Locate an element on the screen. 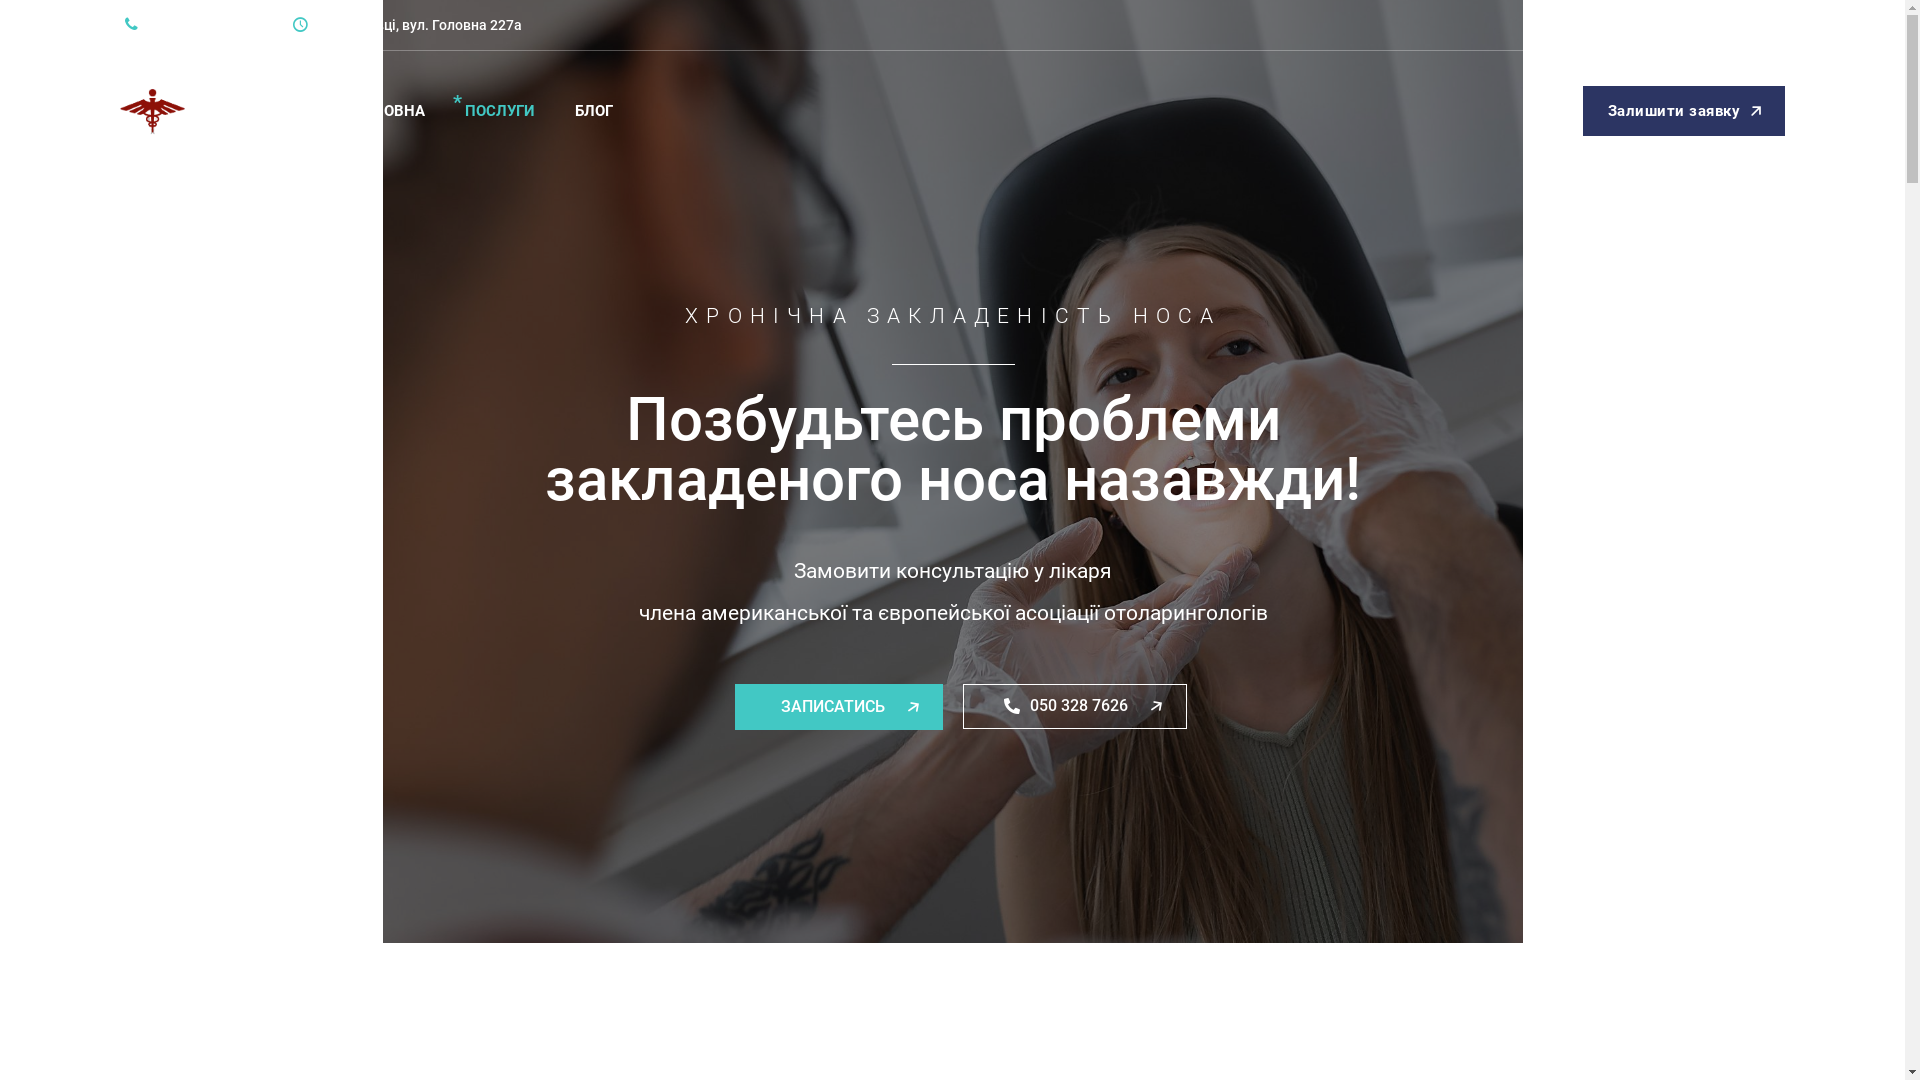 The image size is (1920, 1080). '050 328 7626' is located at coordinates (1074, 705).